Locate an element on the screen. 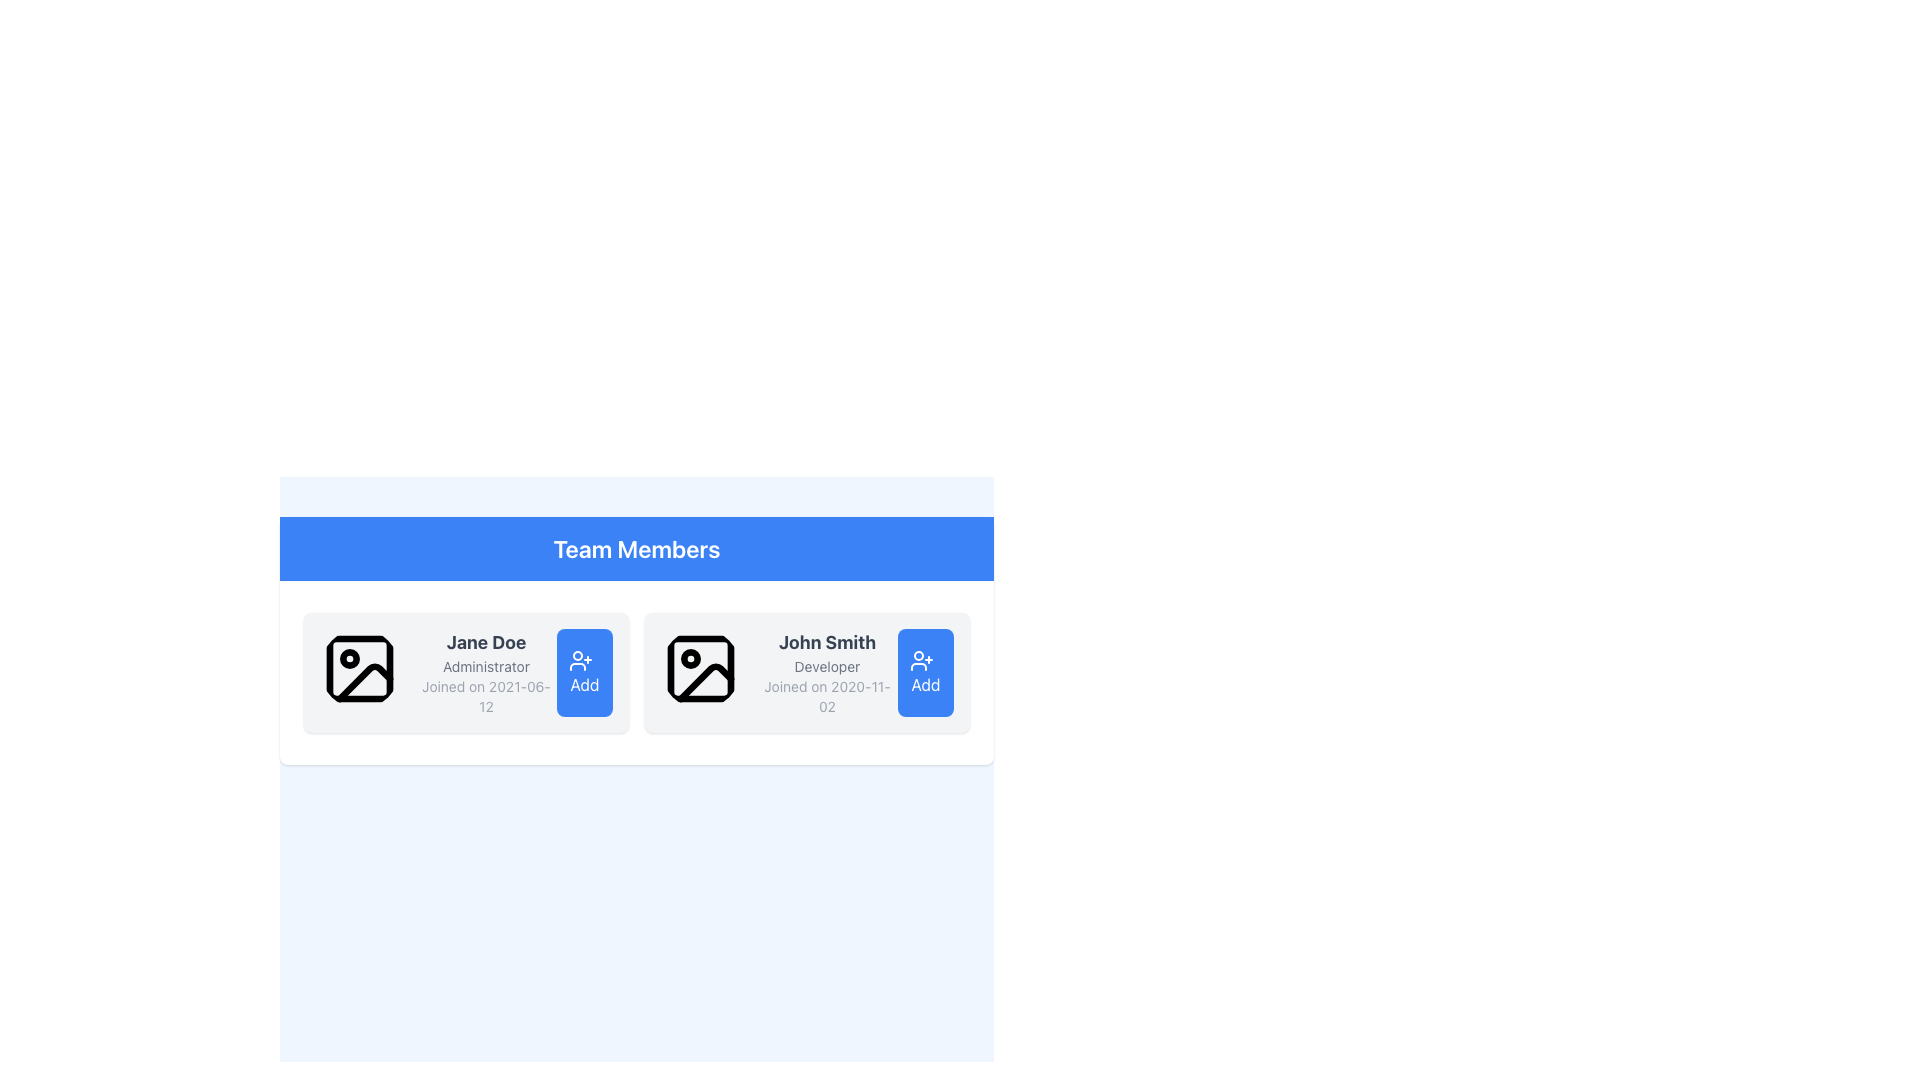 The width and height of the screenshot is (1920, 1080). the SVG element representing the profile image for 'John Smith' in the user profile card is located at coordinates (700, 668).